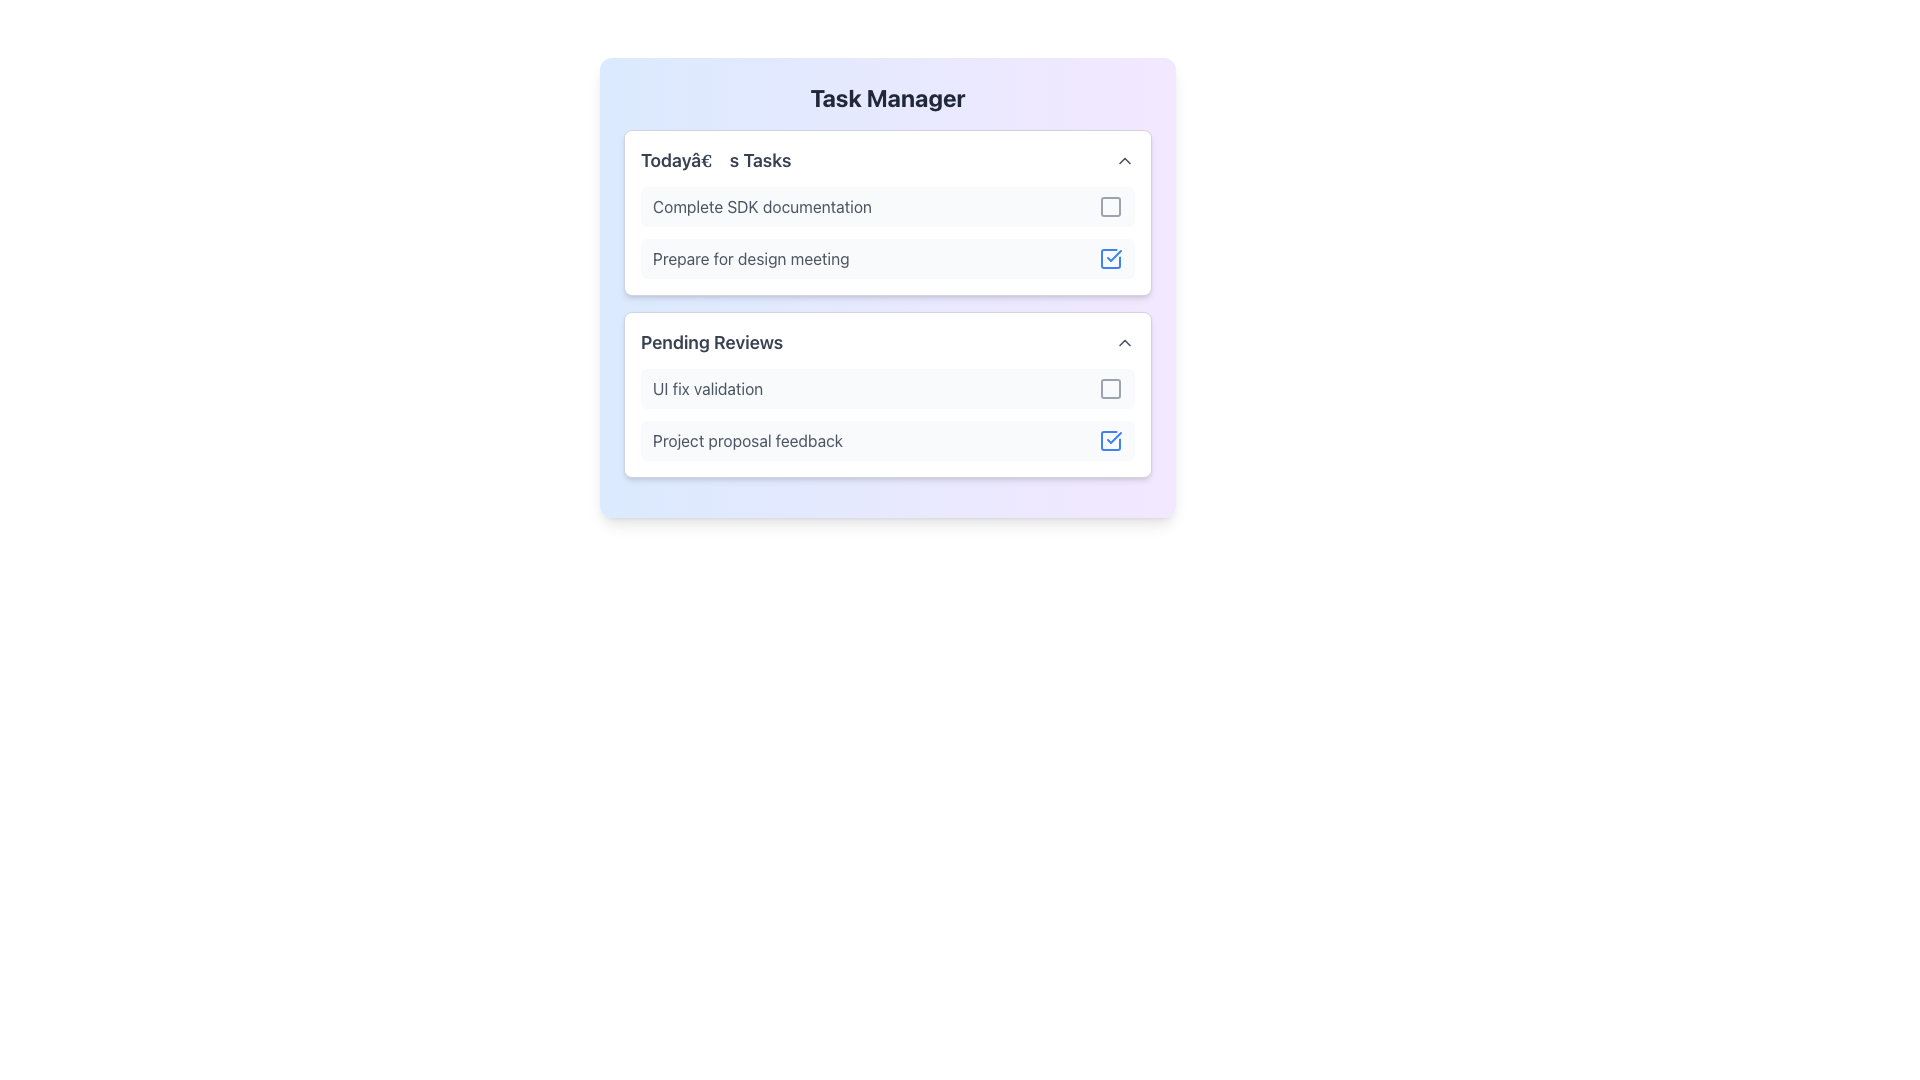  Describe the element at coordinates (716, 160) in the screenshot. I see `the text label displaying 'Today’s Tasks' which is located in the top-left section of the light blue card interface under the 'Task Manager' heading` at that location.